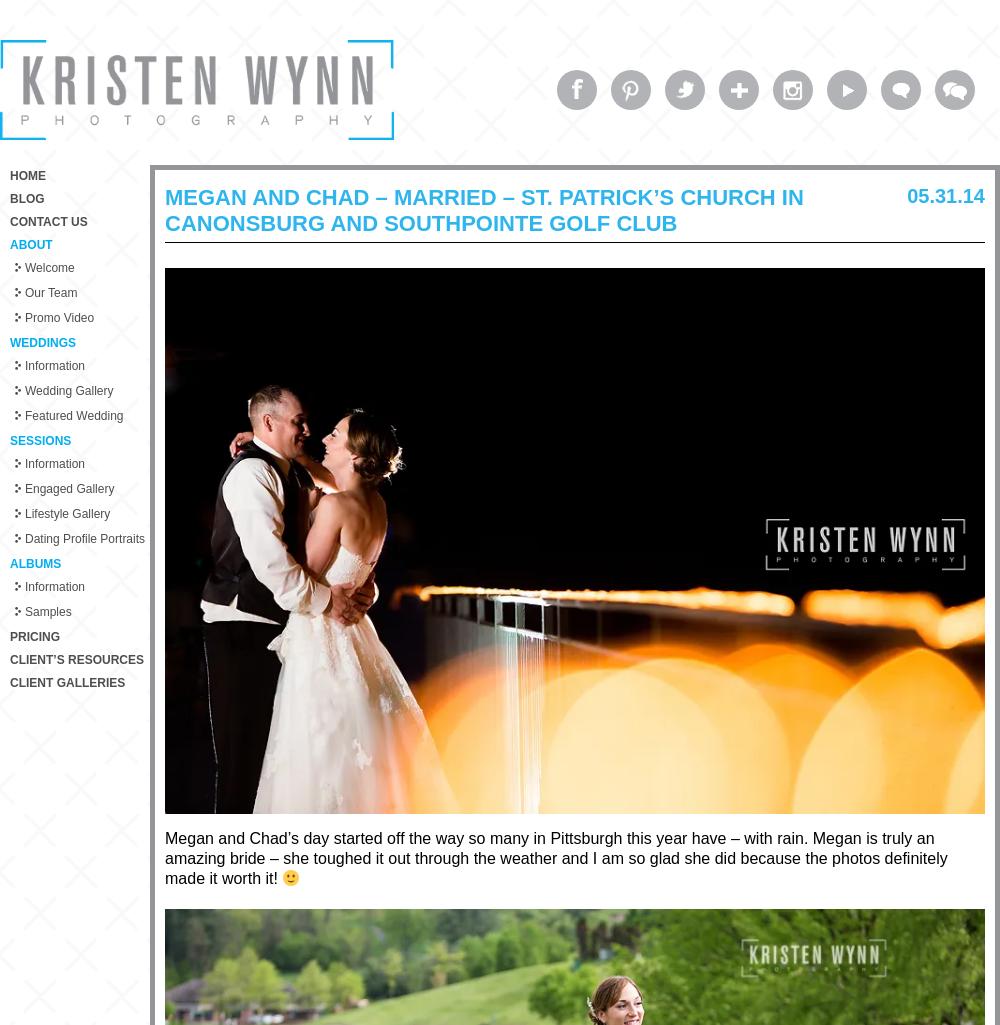 The height and width of the screenshot is (1025, 1000). Describe the element at coordinates (68, 391) in the screenshot. I see `'Wedding Gallery'` at that location.